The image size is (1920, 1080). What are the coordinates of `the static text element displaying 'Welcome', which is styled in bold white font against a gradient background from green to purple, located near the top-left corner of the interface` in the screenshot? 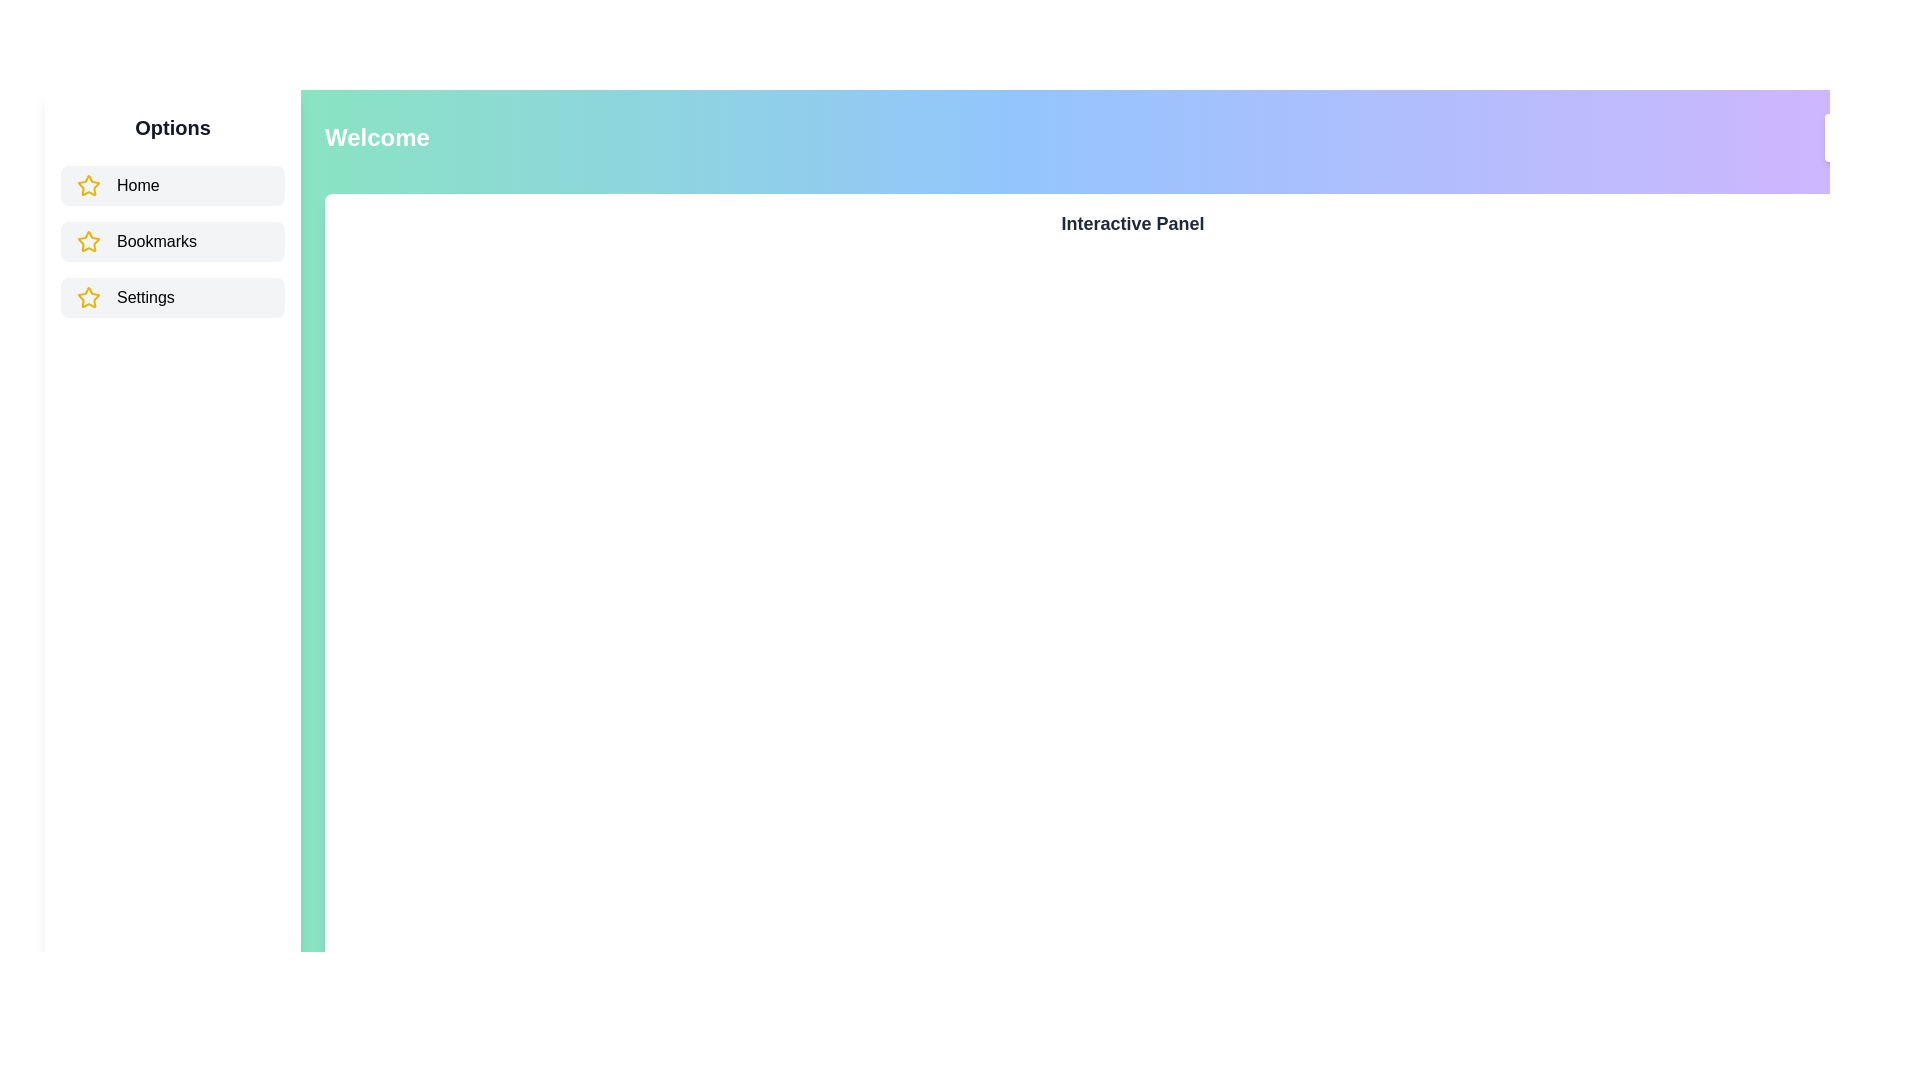 It's located at (377, 137).